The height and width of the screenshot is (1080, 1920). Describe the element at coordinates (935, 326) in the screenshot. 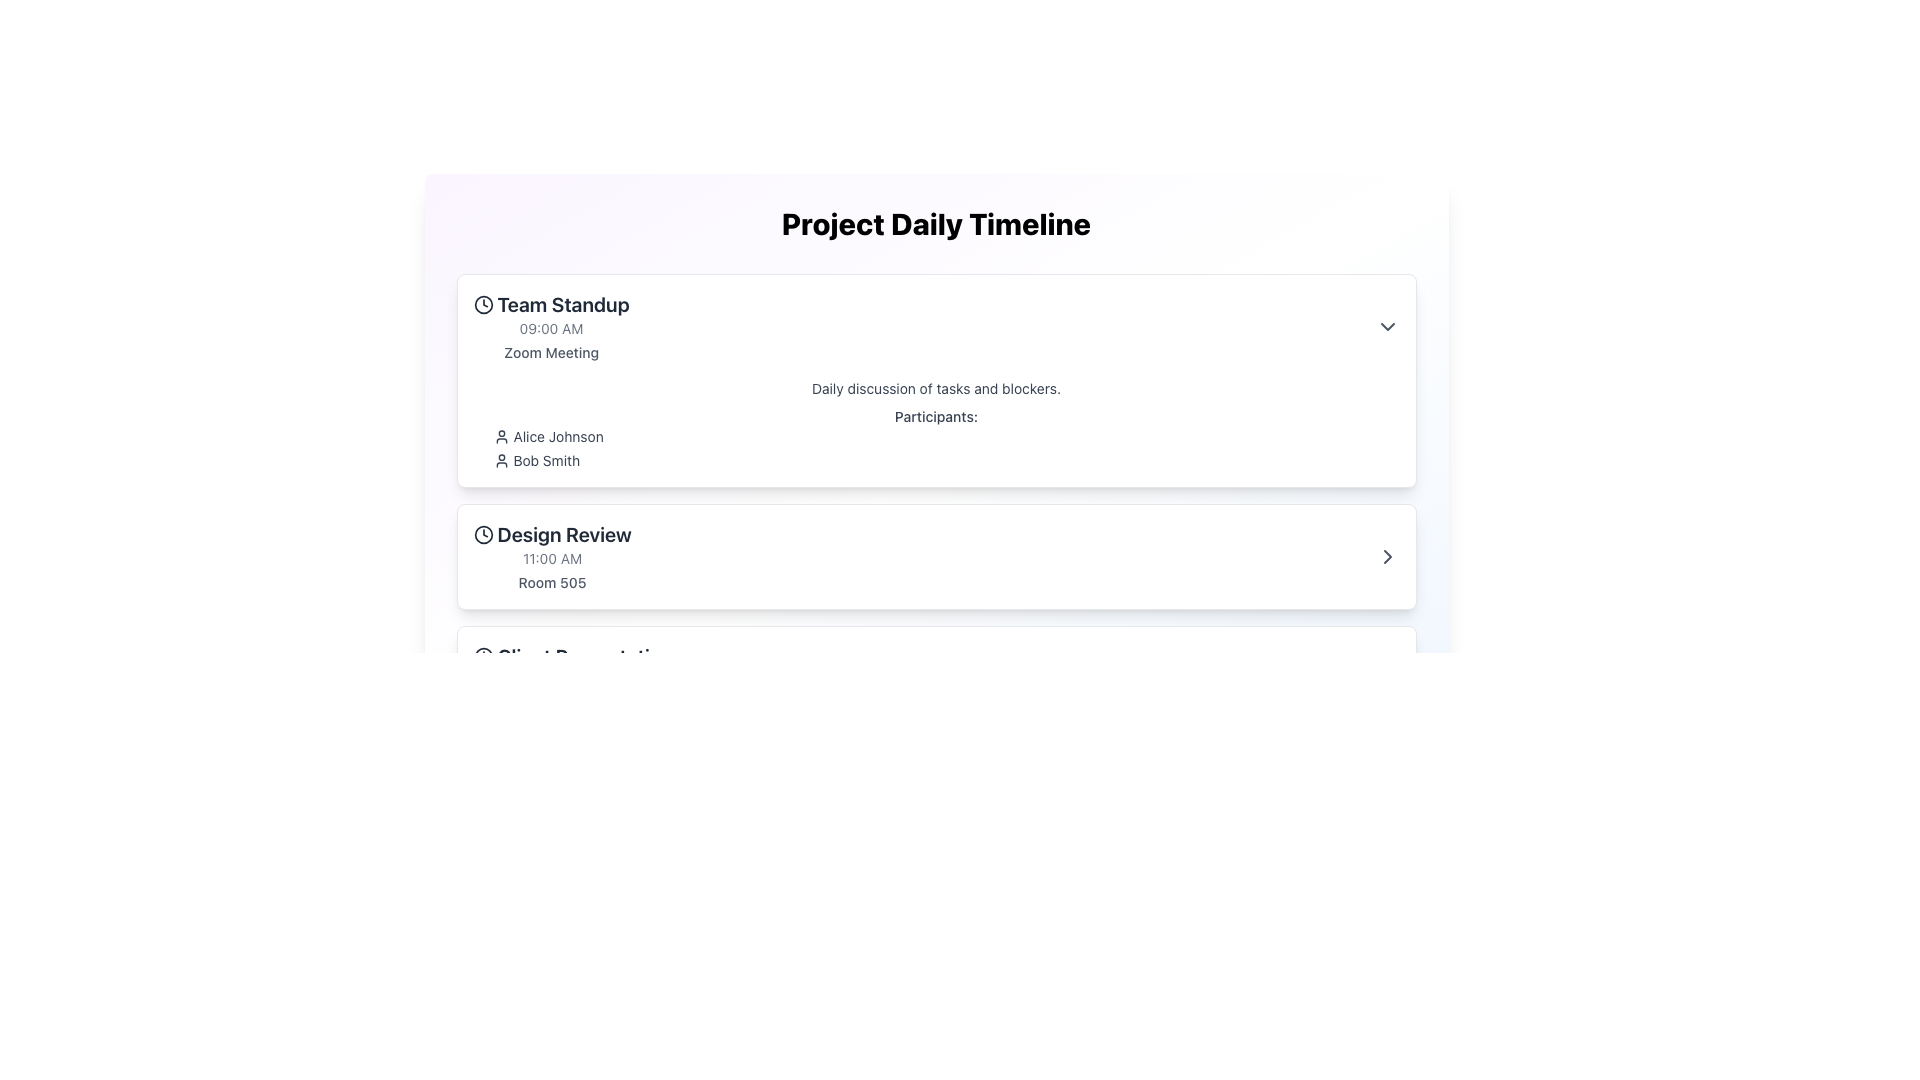

I see `the interactive meeting event item located at the top of the timeline section` at that location.